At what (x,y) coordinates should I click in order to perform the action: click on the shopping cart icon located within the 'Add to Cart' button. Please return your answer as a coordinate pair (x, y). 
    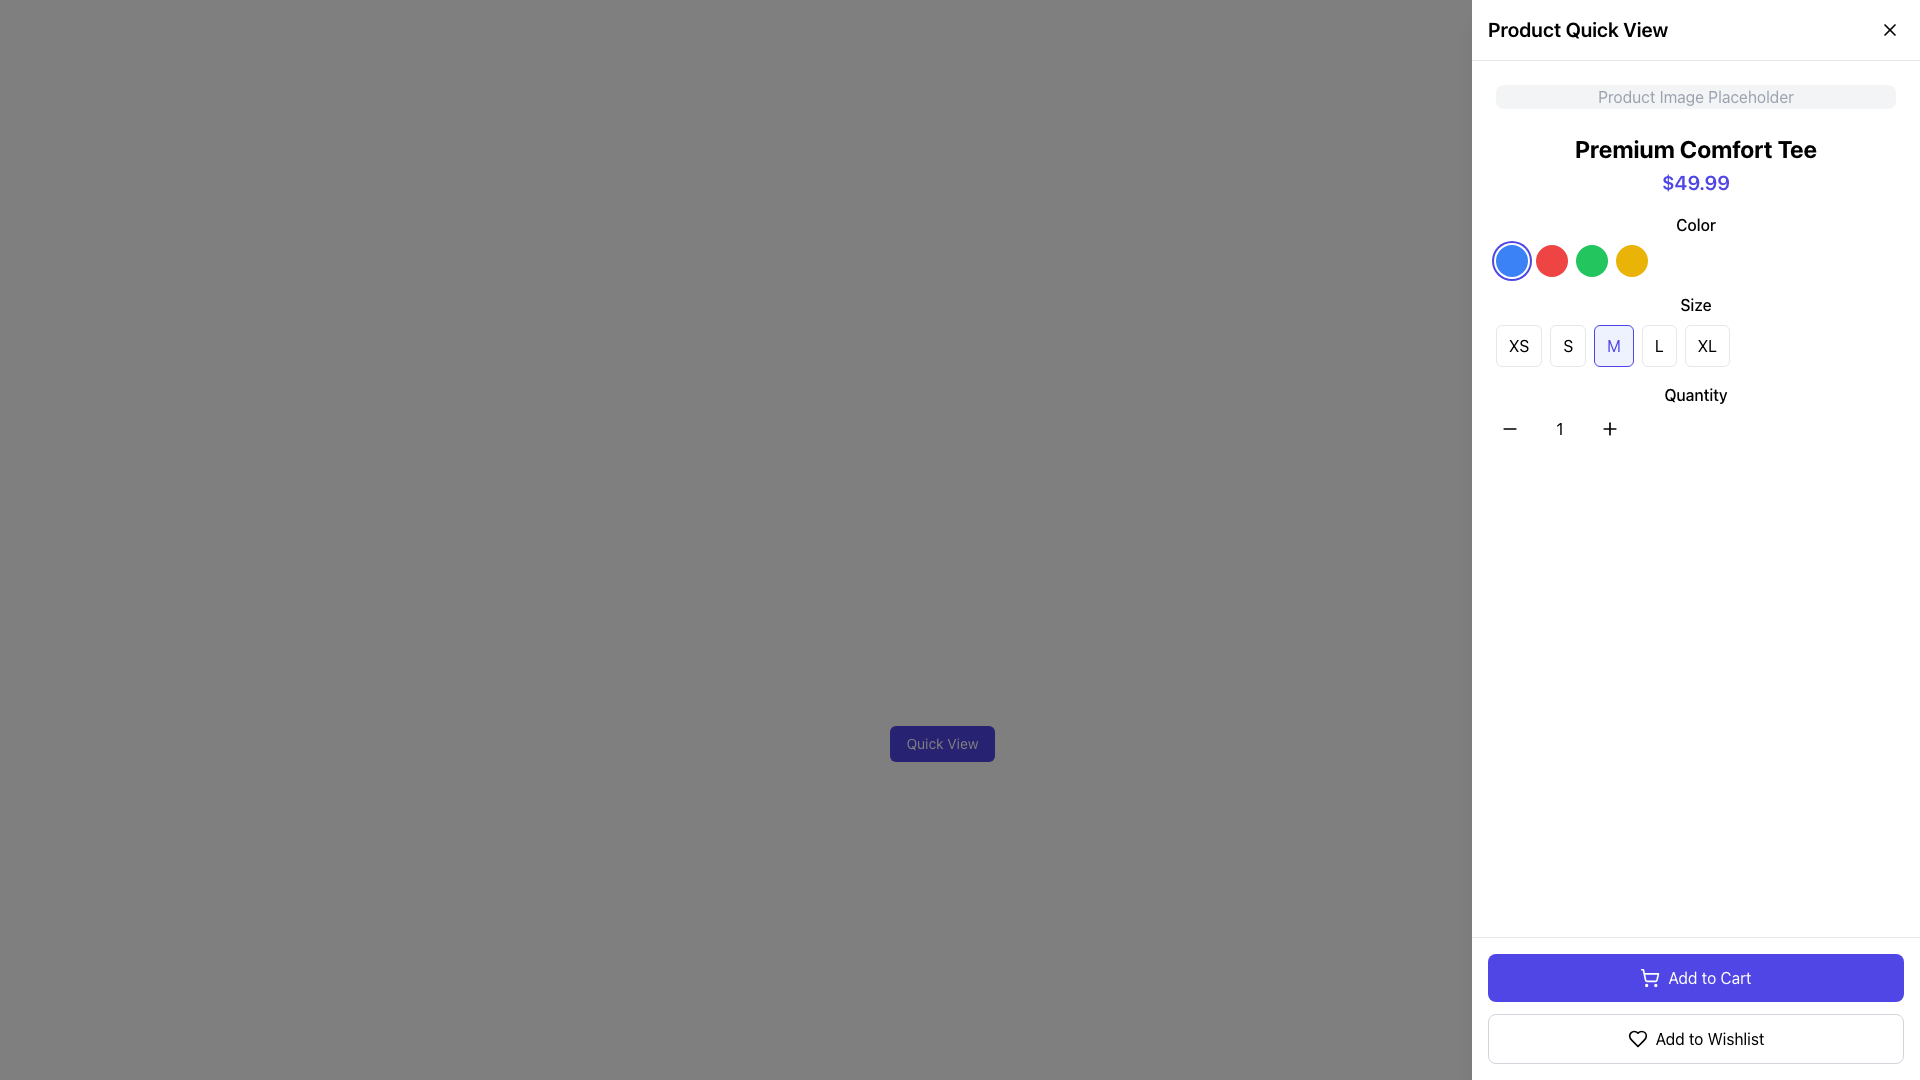
    Looking at the image, I should click on (1650, 977).